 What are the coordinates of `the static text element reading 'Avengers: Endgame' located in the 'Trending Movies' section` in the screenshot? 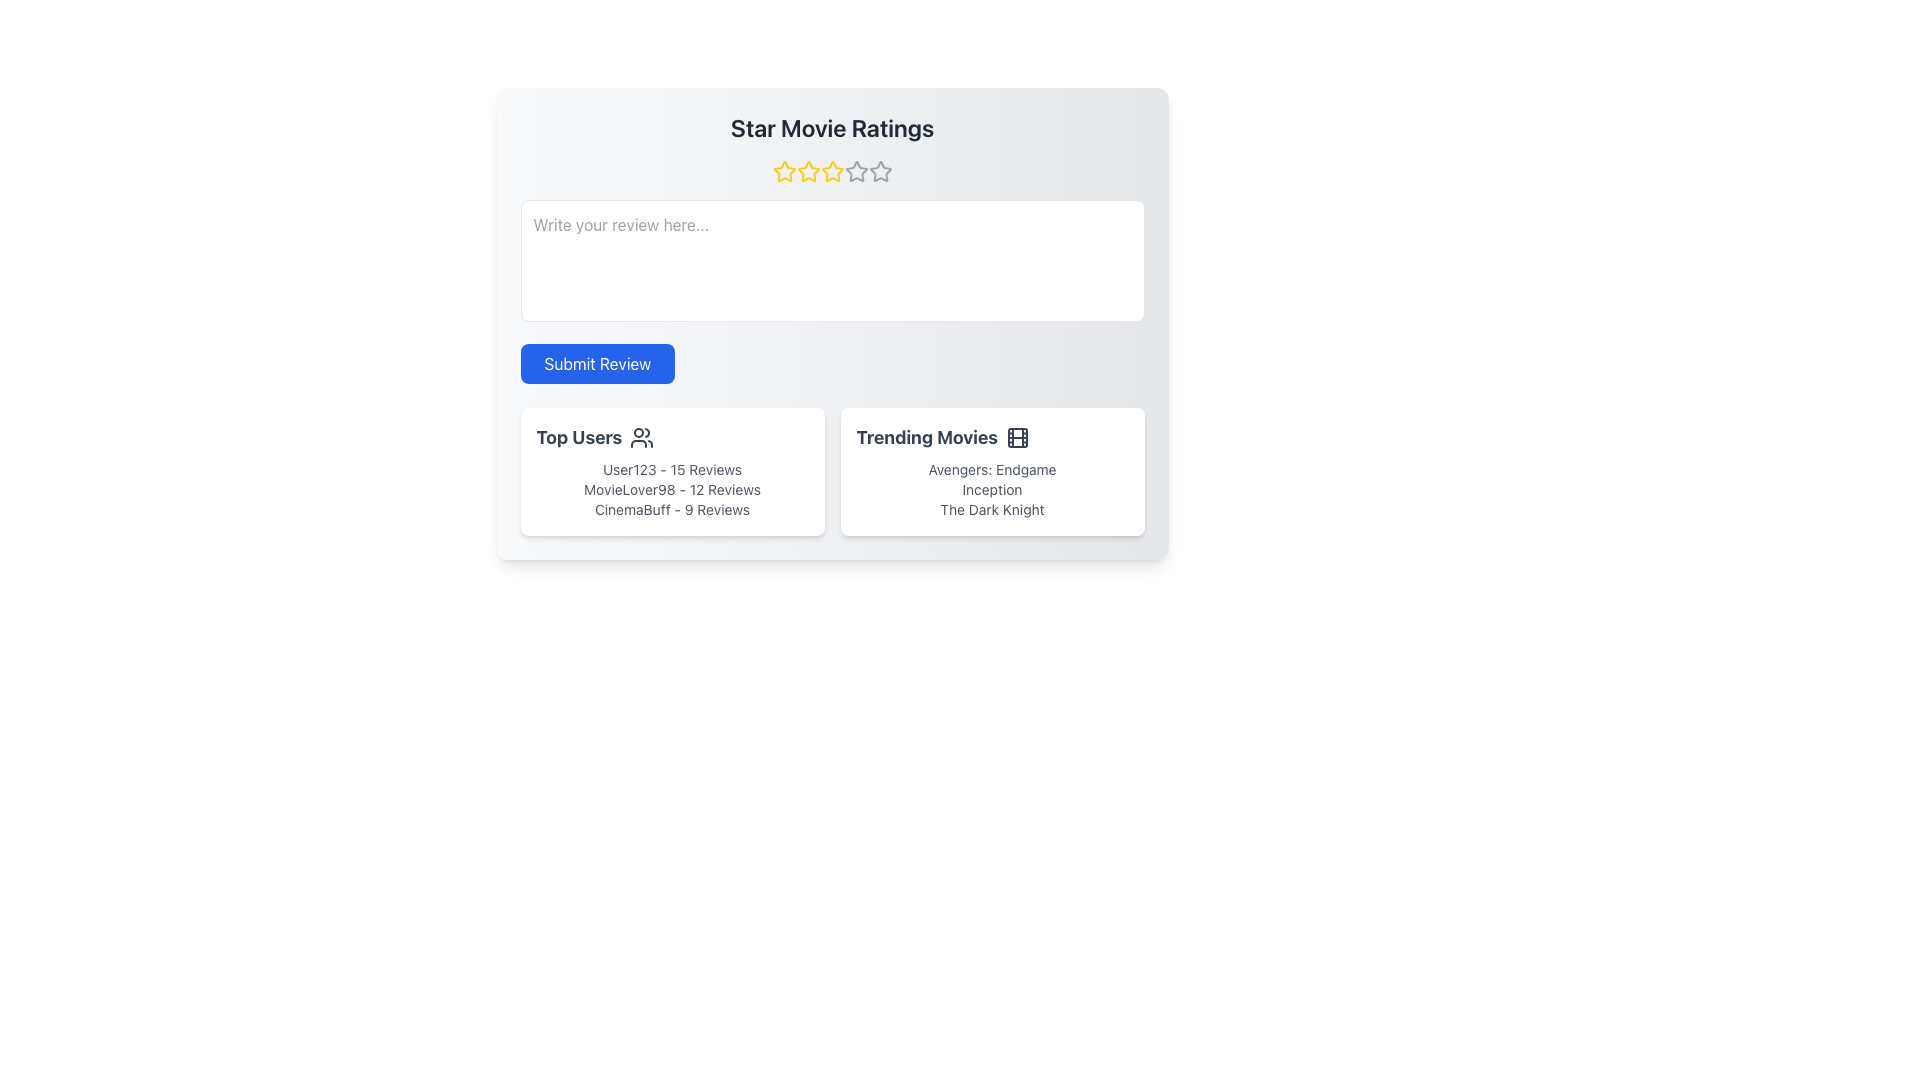 It's located at (992, 470).